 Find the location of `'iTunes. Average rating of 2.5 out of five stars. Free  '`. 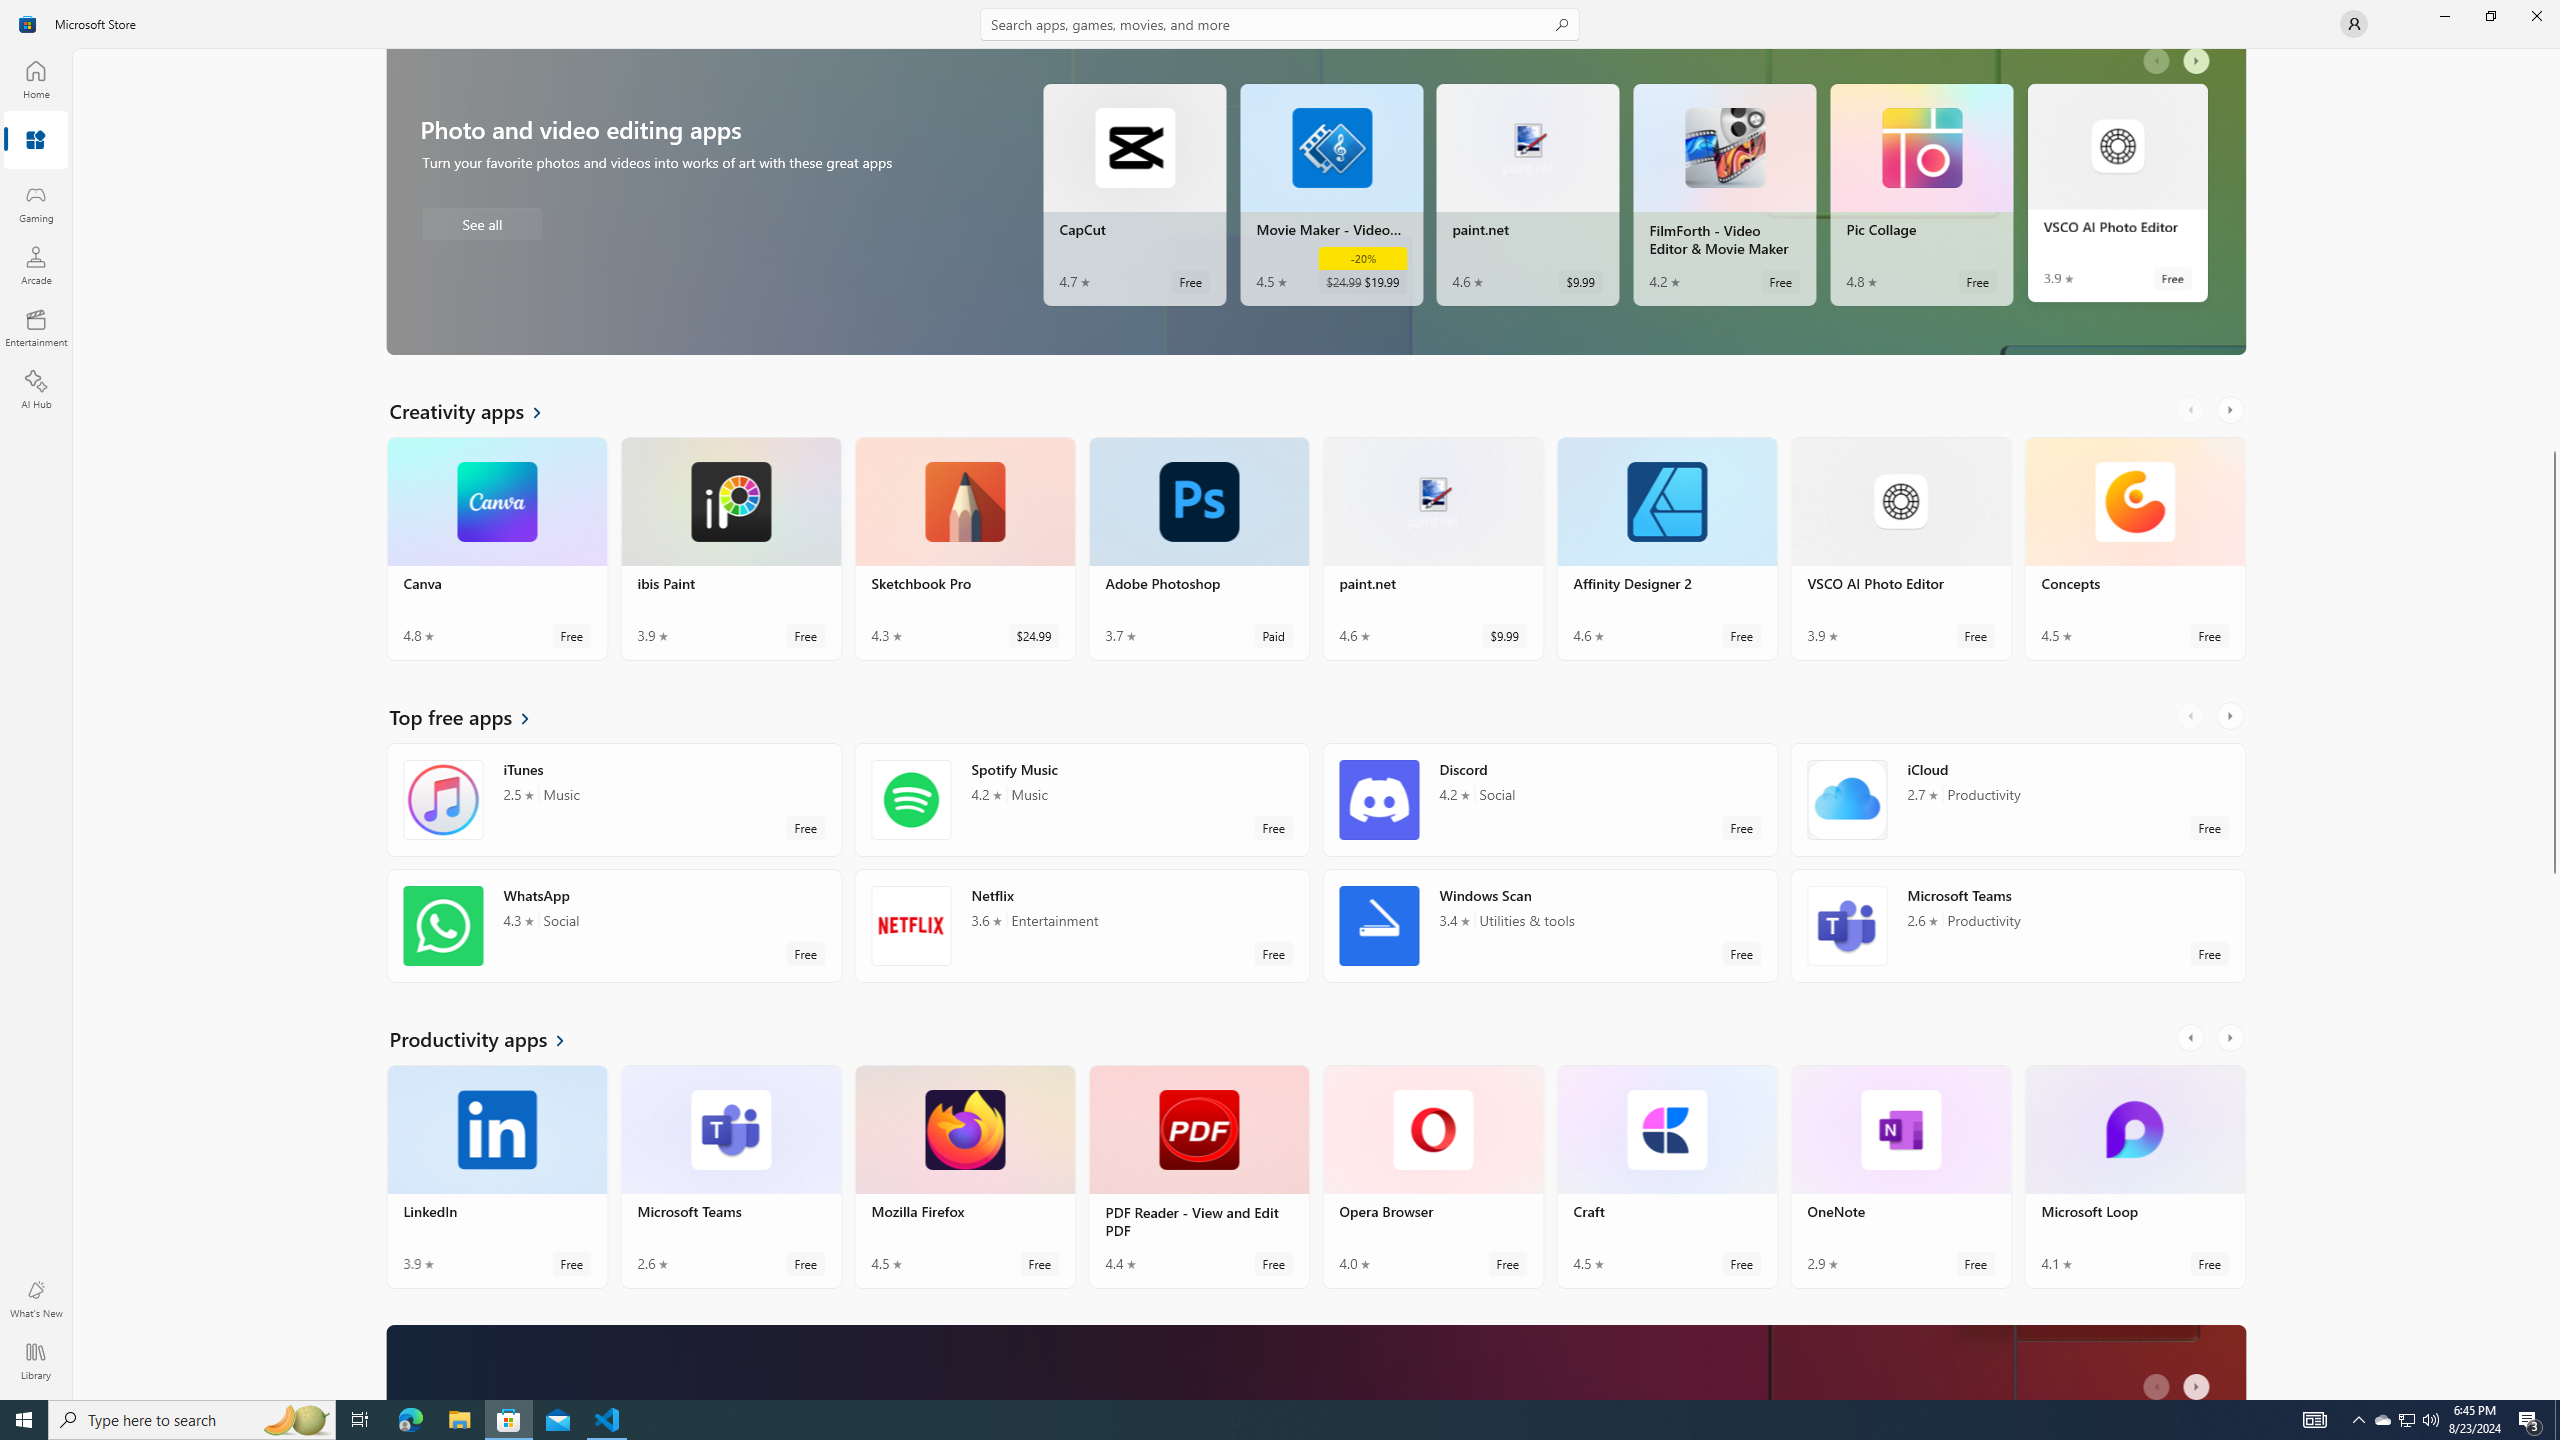

'iTunes. Average rating of 2.5 out of five stars. Free  ' is located at coordinates (613, 798).